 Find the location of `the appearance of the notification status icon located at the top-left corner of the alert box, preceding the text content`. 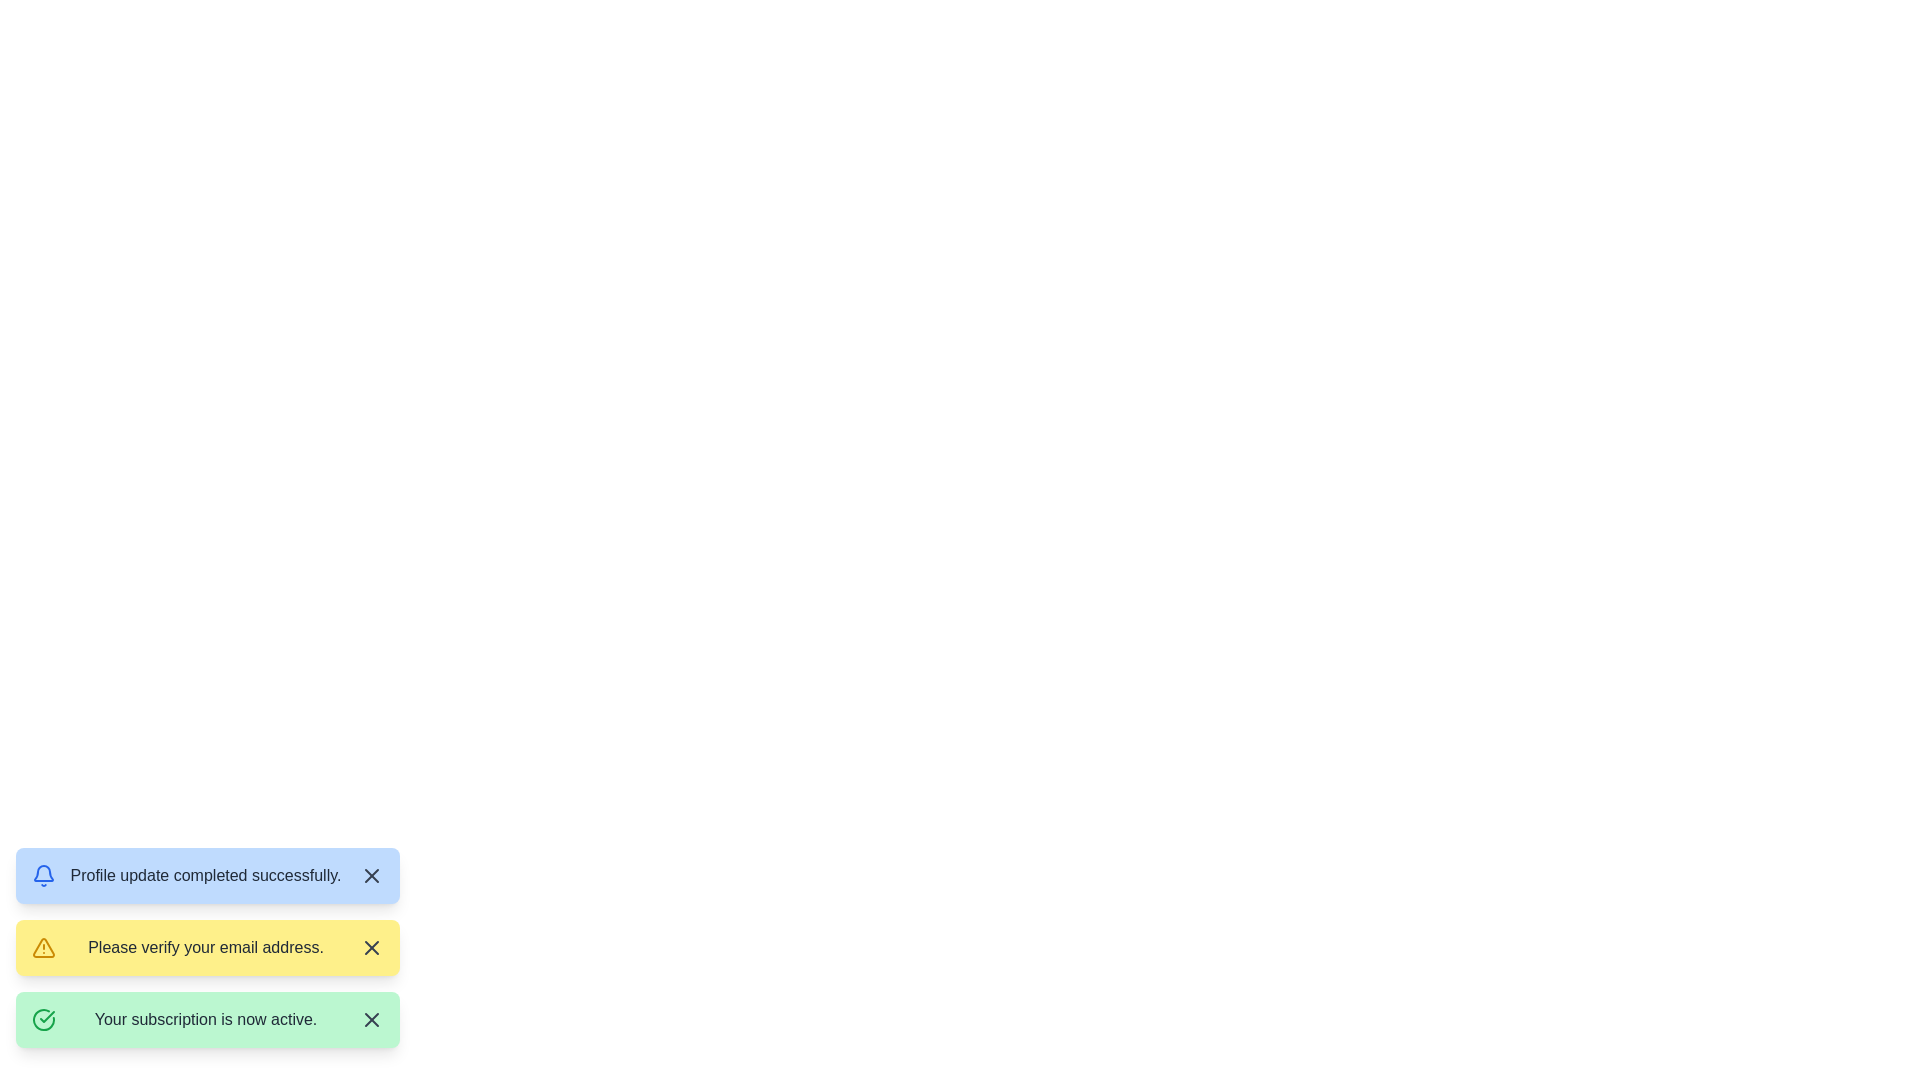

the appearance of the notification status icon located at the top-left corner of the alert box, preceding the text content is located at coordinates (43, 874).